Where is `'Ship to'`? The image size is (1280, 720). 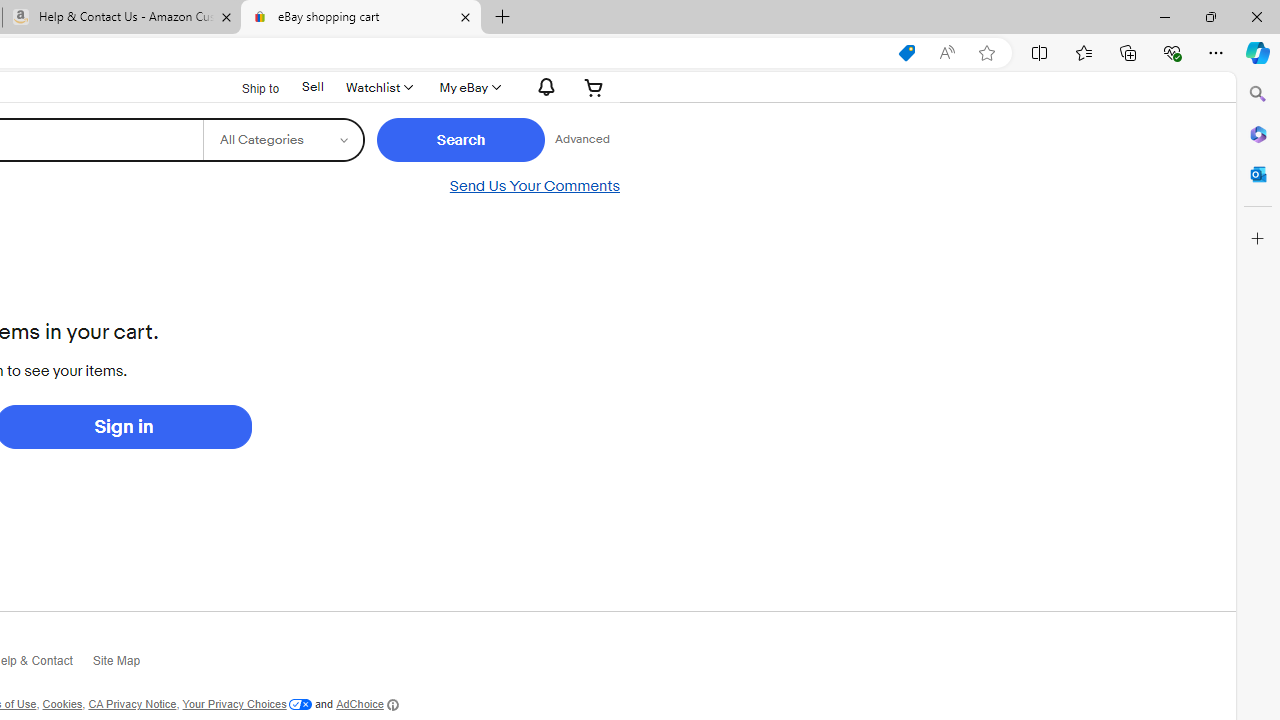
'Ship to' is located at coordinates (247, 87).